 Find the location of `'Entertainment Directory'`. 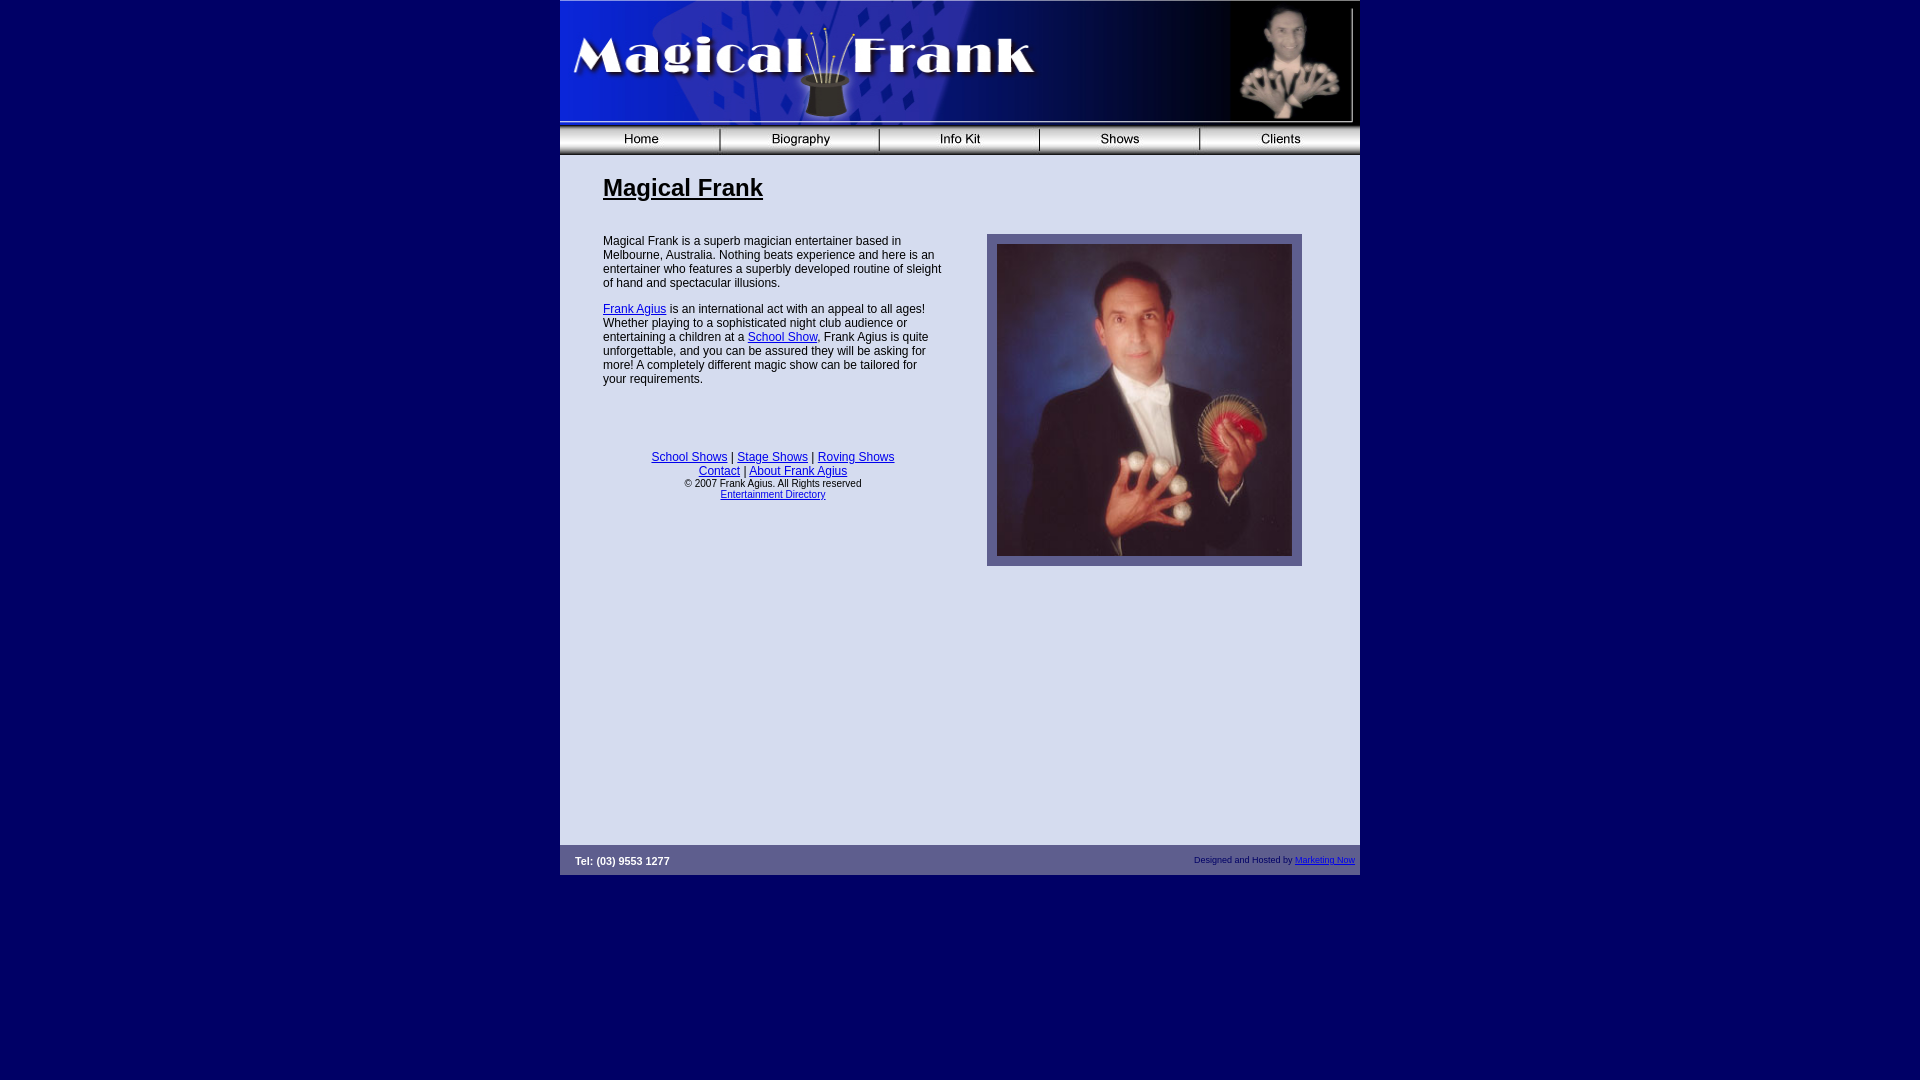

'Entertainment Directory' is located at coordinates (720, 494).